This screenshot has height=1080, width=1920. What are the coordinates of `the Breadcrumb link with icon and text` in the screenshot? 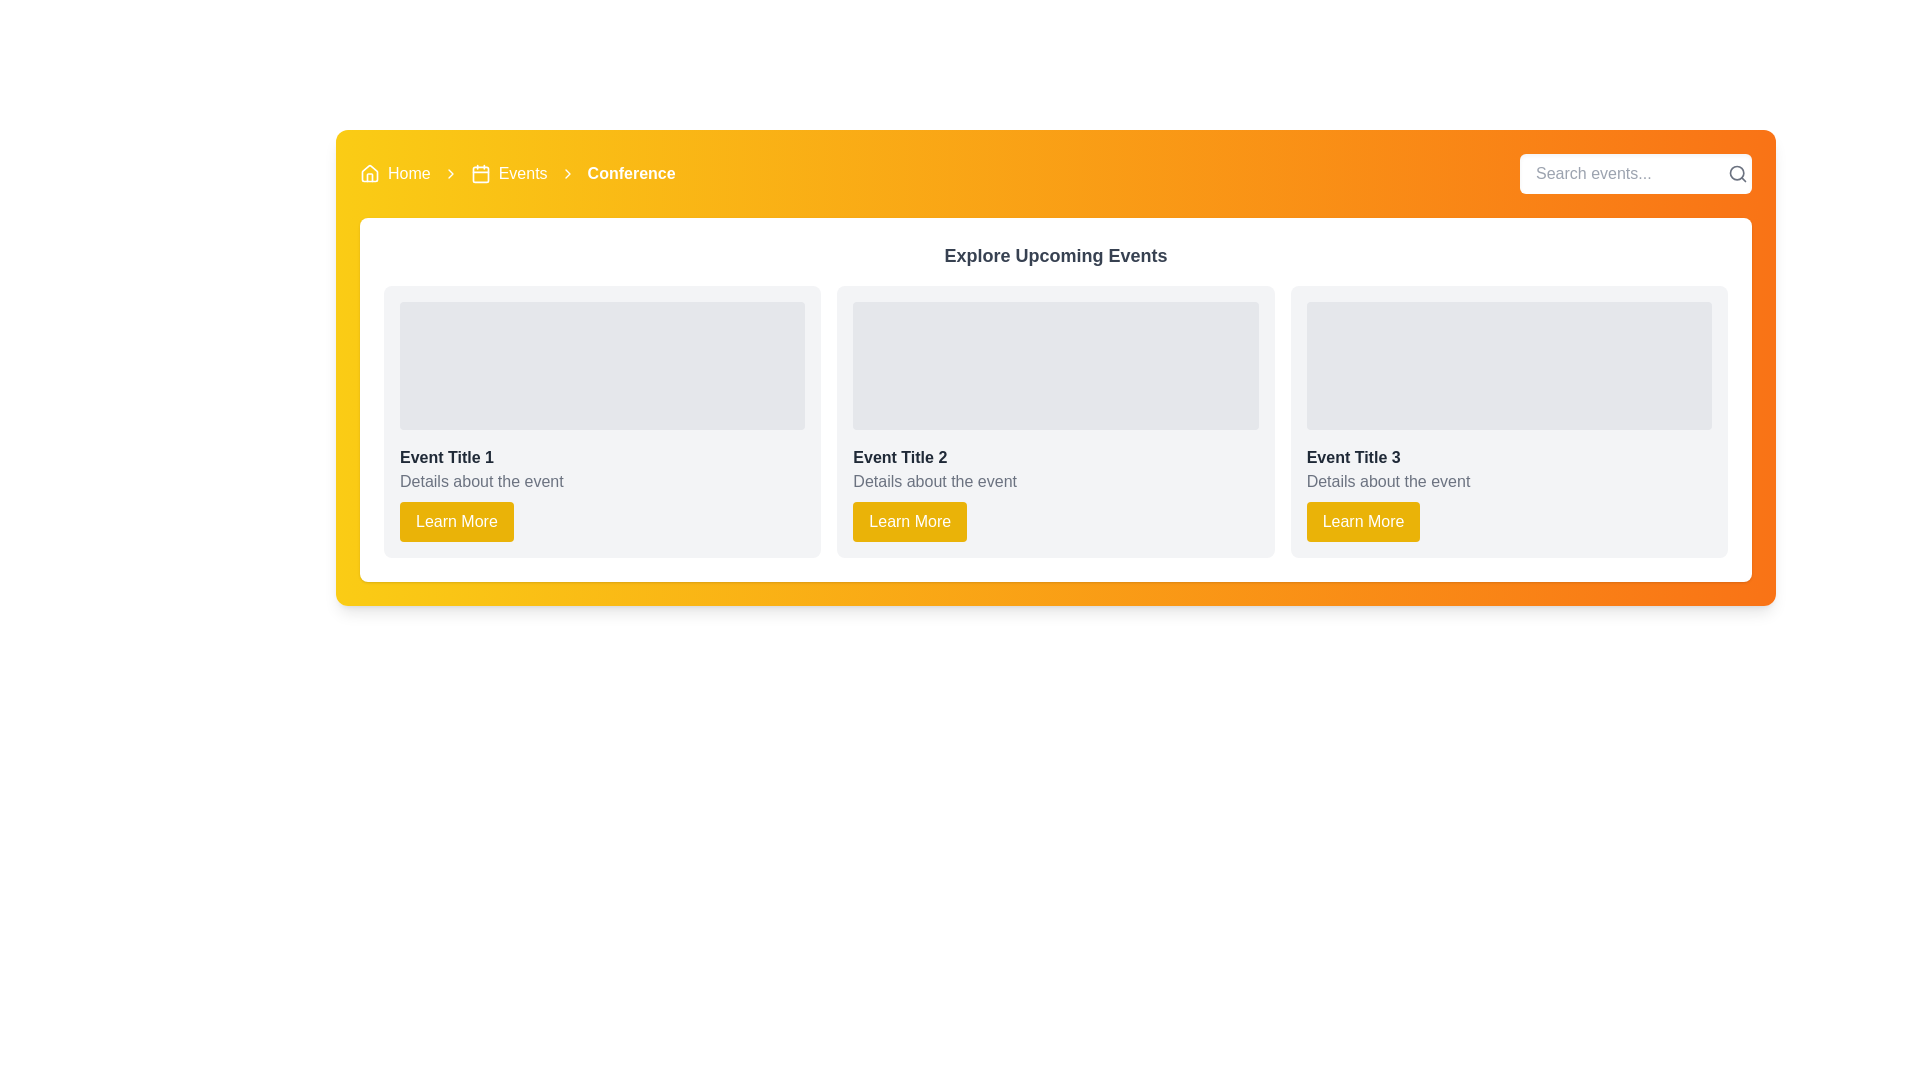 It's located at (395, 172).